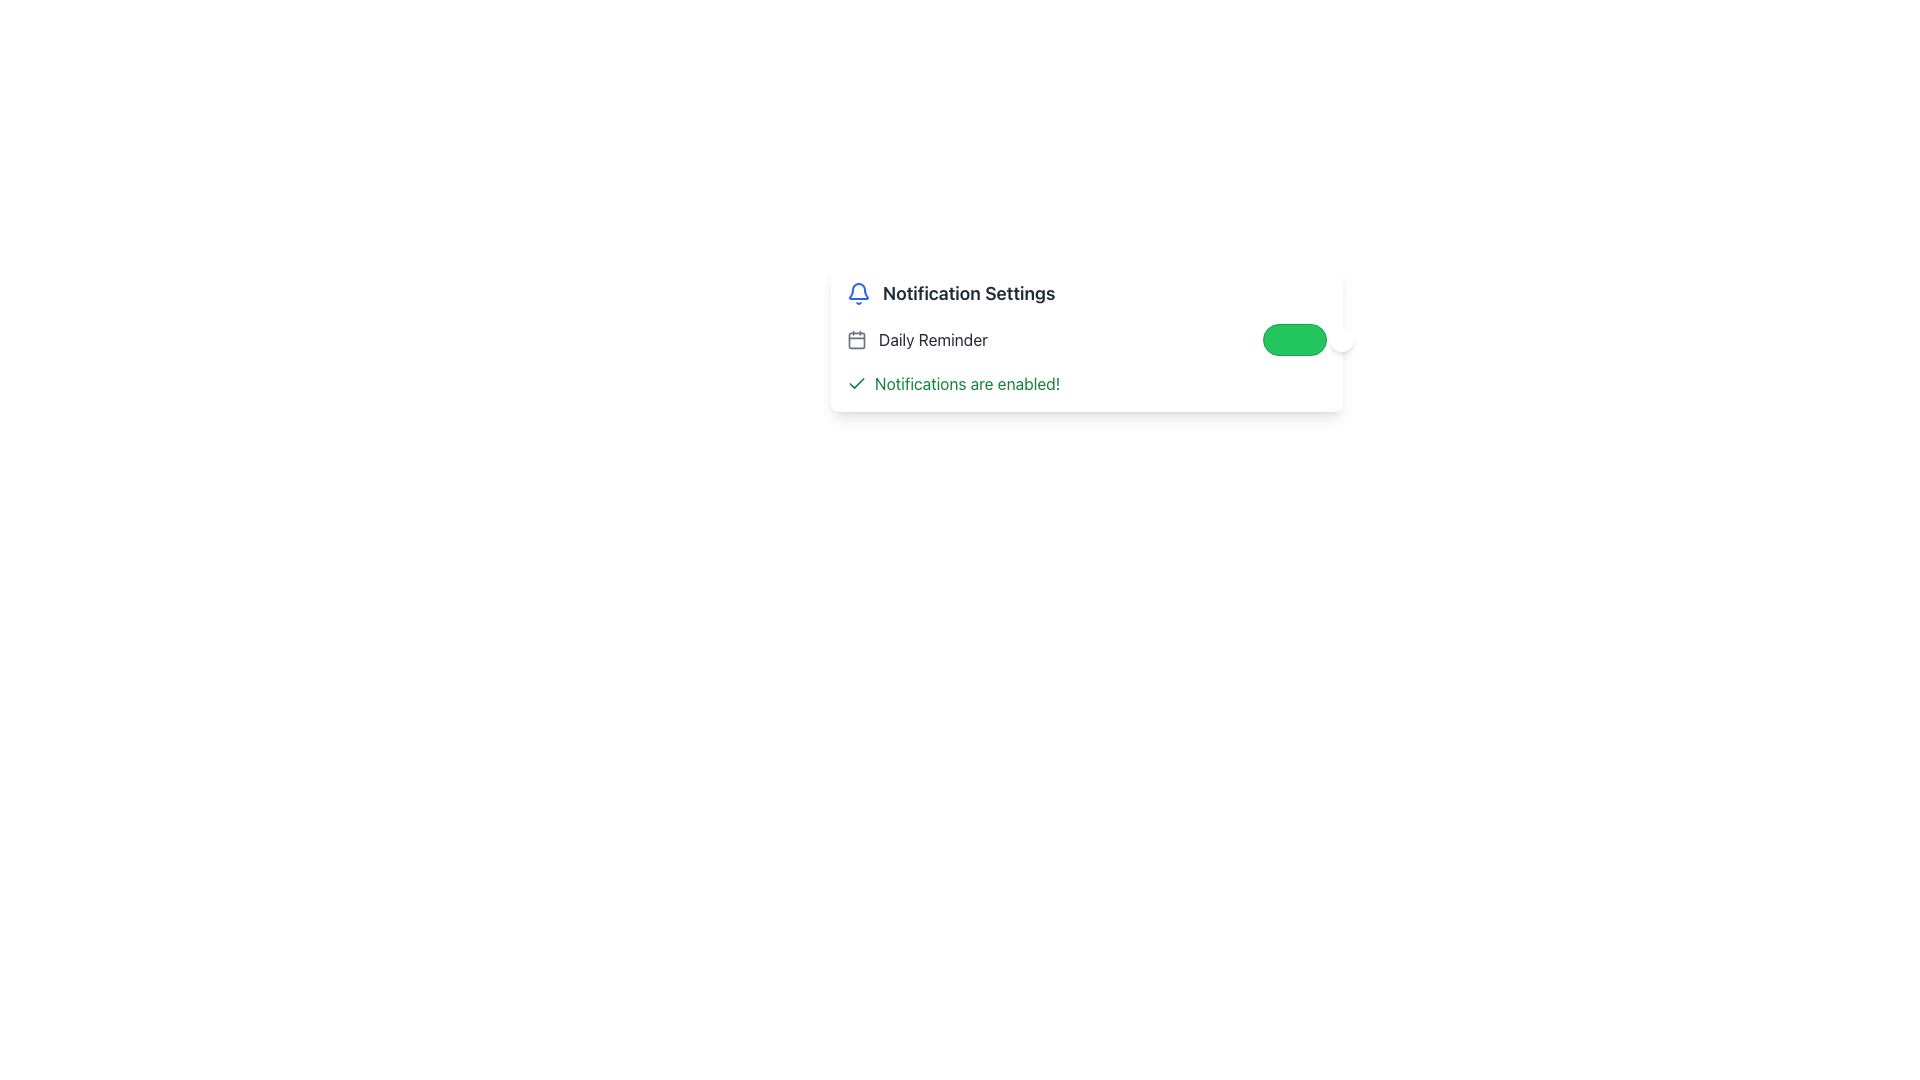  I want to click on the static text element that indicates notifications are currently active, located in the notification settings section, to the right of the checkmark icon and below the 'Daily Reminder' label, so click(967, 384).